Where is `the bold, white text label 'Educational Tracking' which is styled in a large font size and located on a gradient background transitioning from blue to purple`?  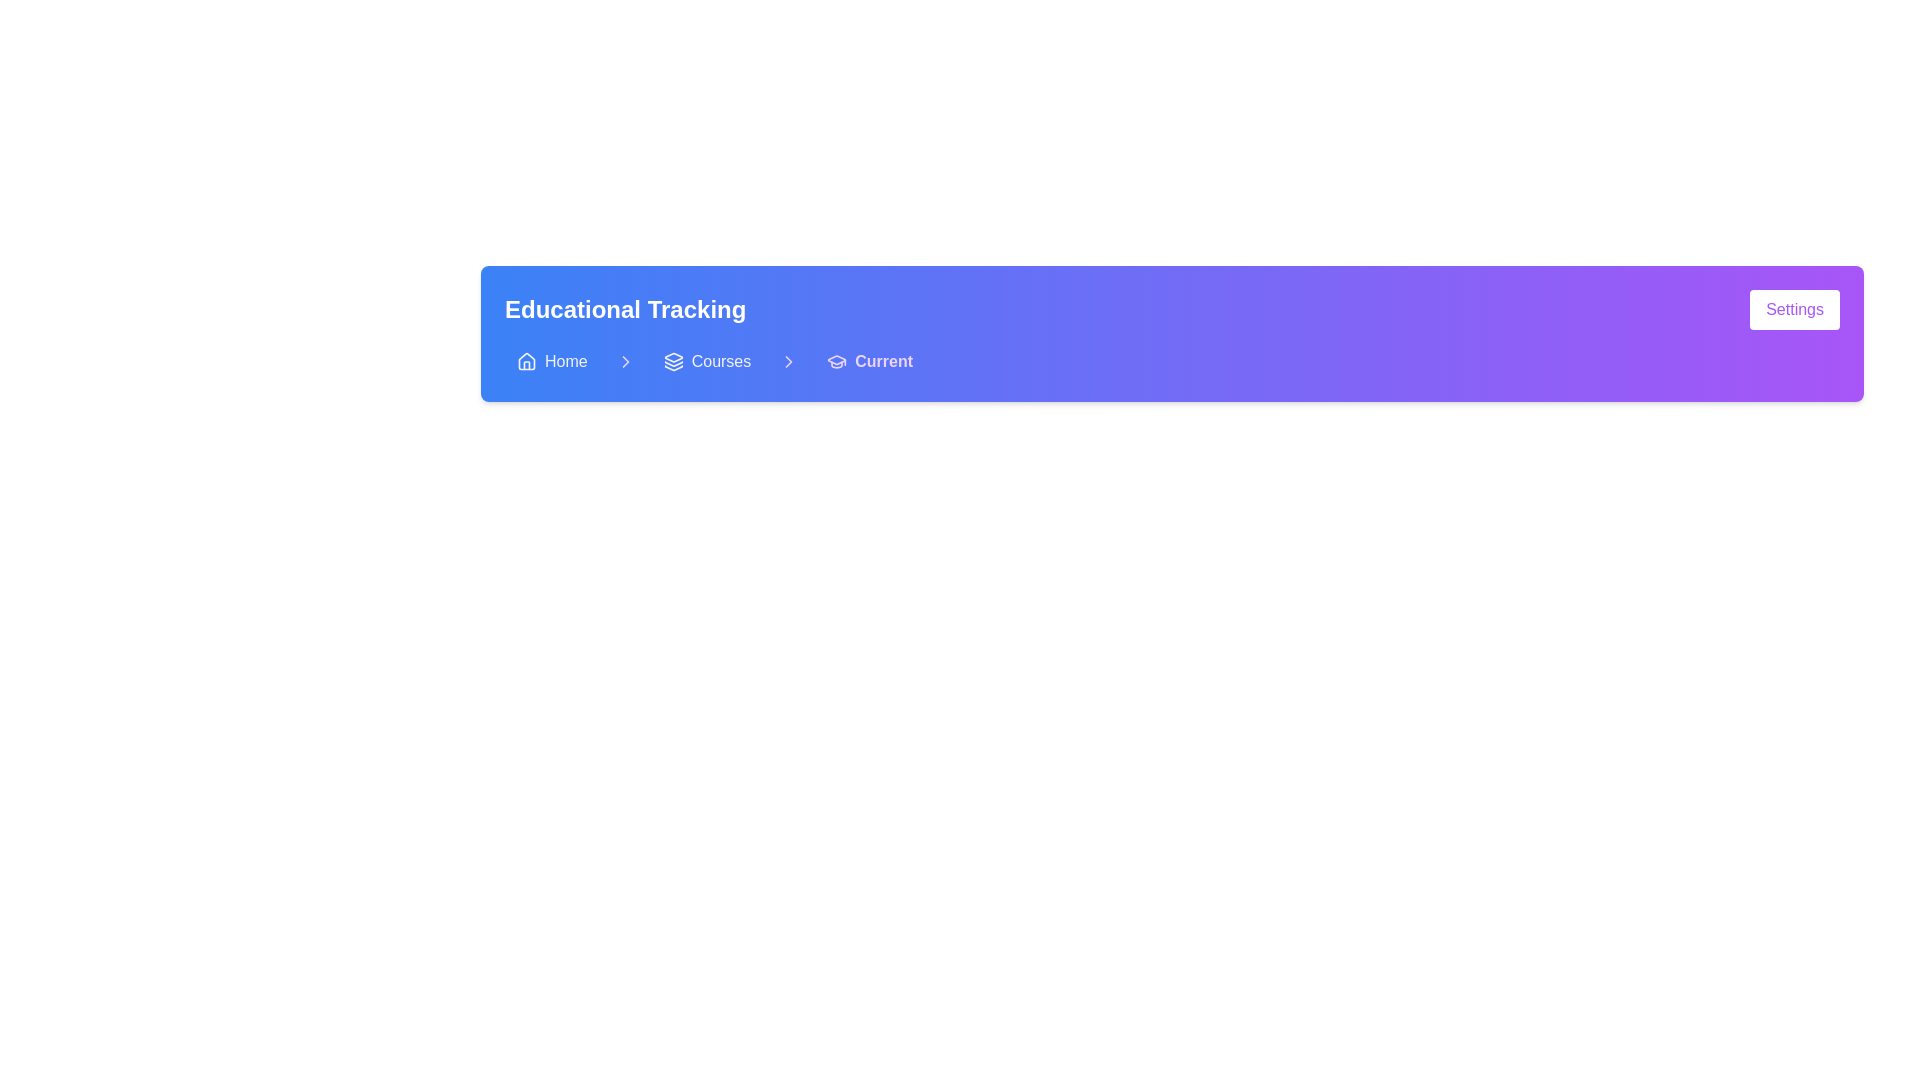 the bold, white text label 'Educational Tracking' which is styled in a large font size and located on a gradient background transitioning from blue to purple is located at coordinates (624, 309).